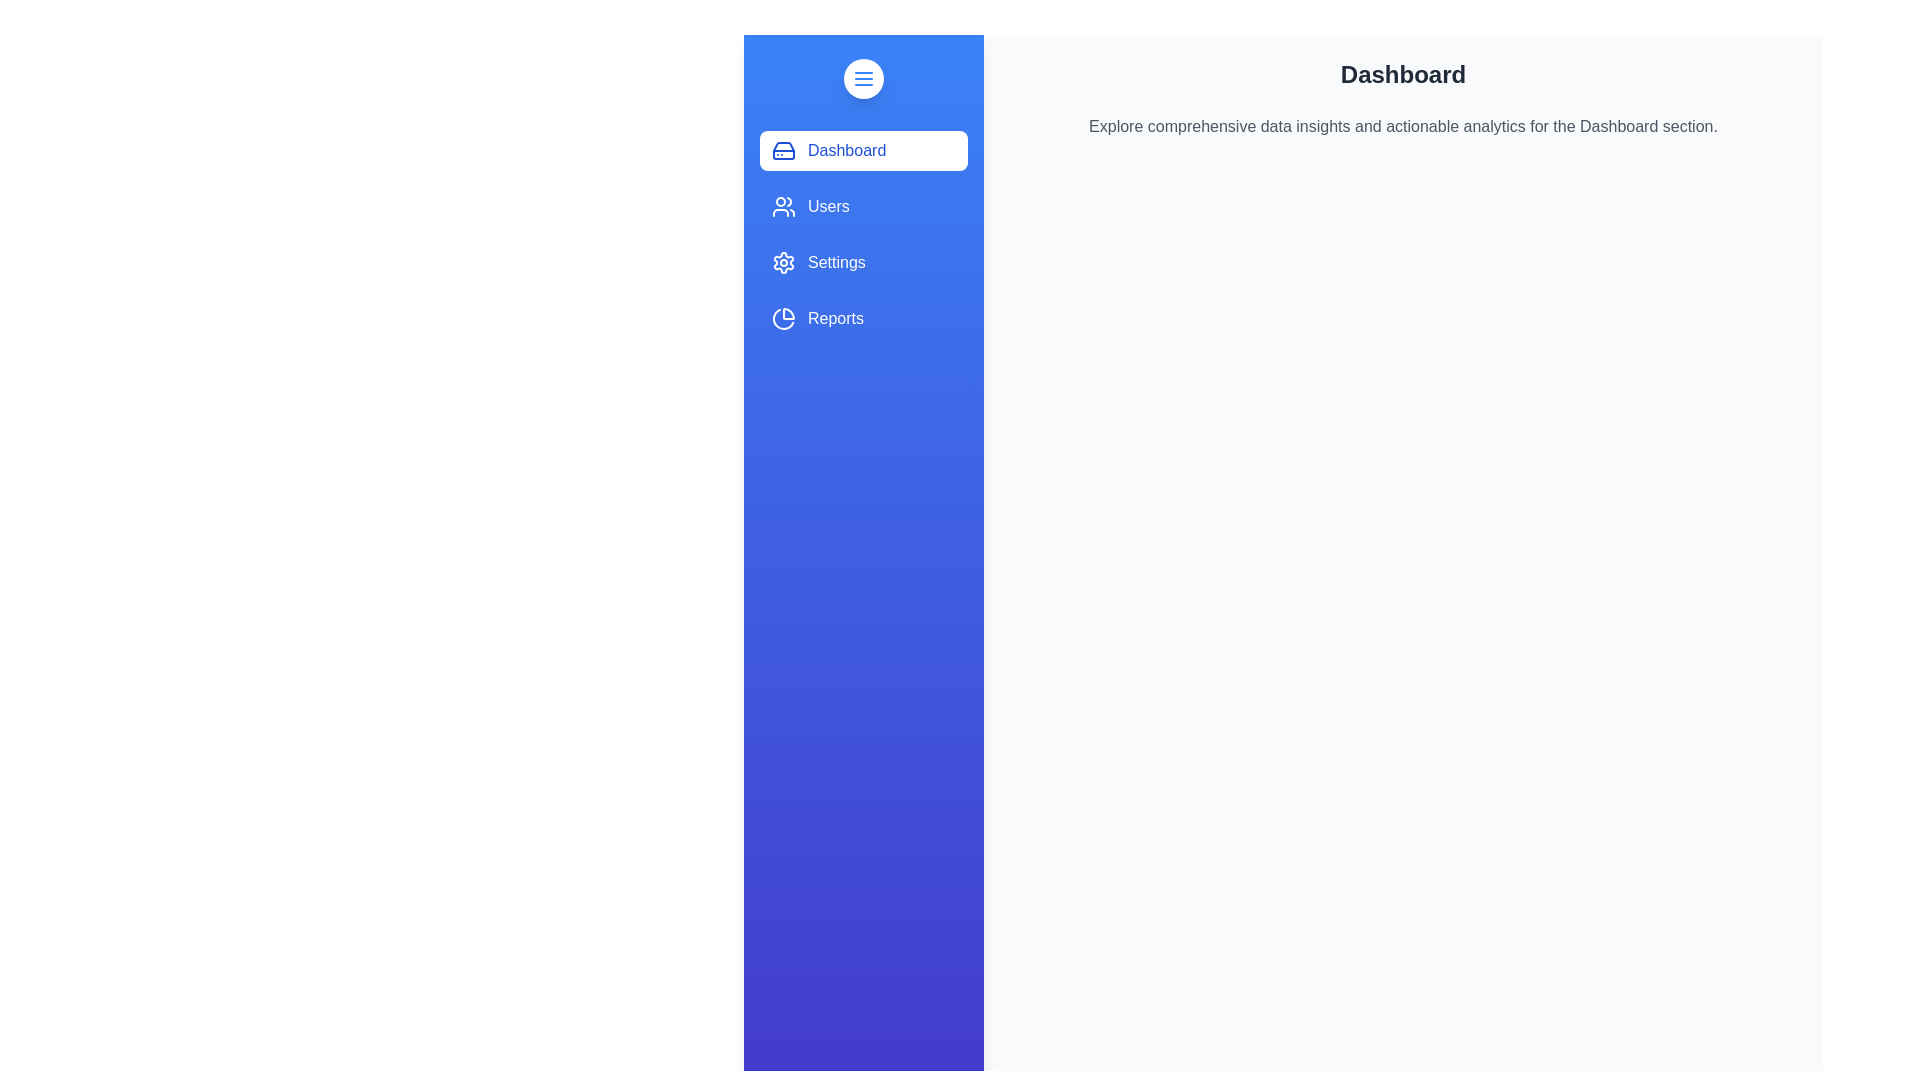 The width and height of the screenshot is (1920, 1080). Describe the element at coordinates (864, 149) in the screenshot. I see `the 'Dashboard' tab to activate it` at that location.